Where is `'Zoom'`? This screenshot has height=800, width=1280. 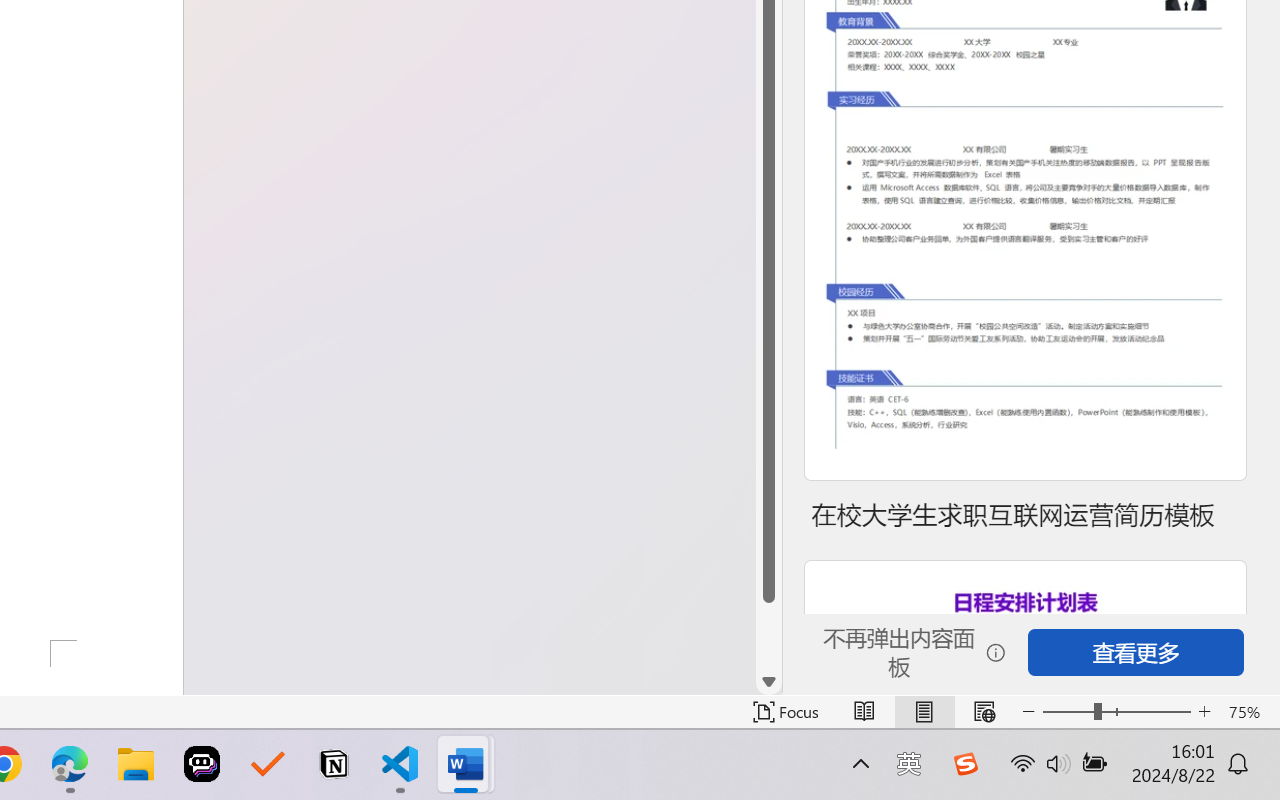
'Zoom' is located at coordinates (1115, 711).